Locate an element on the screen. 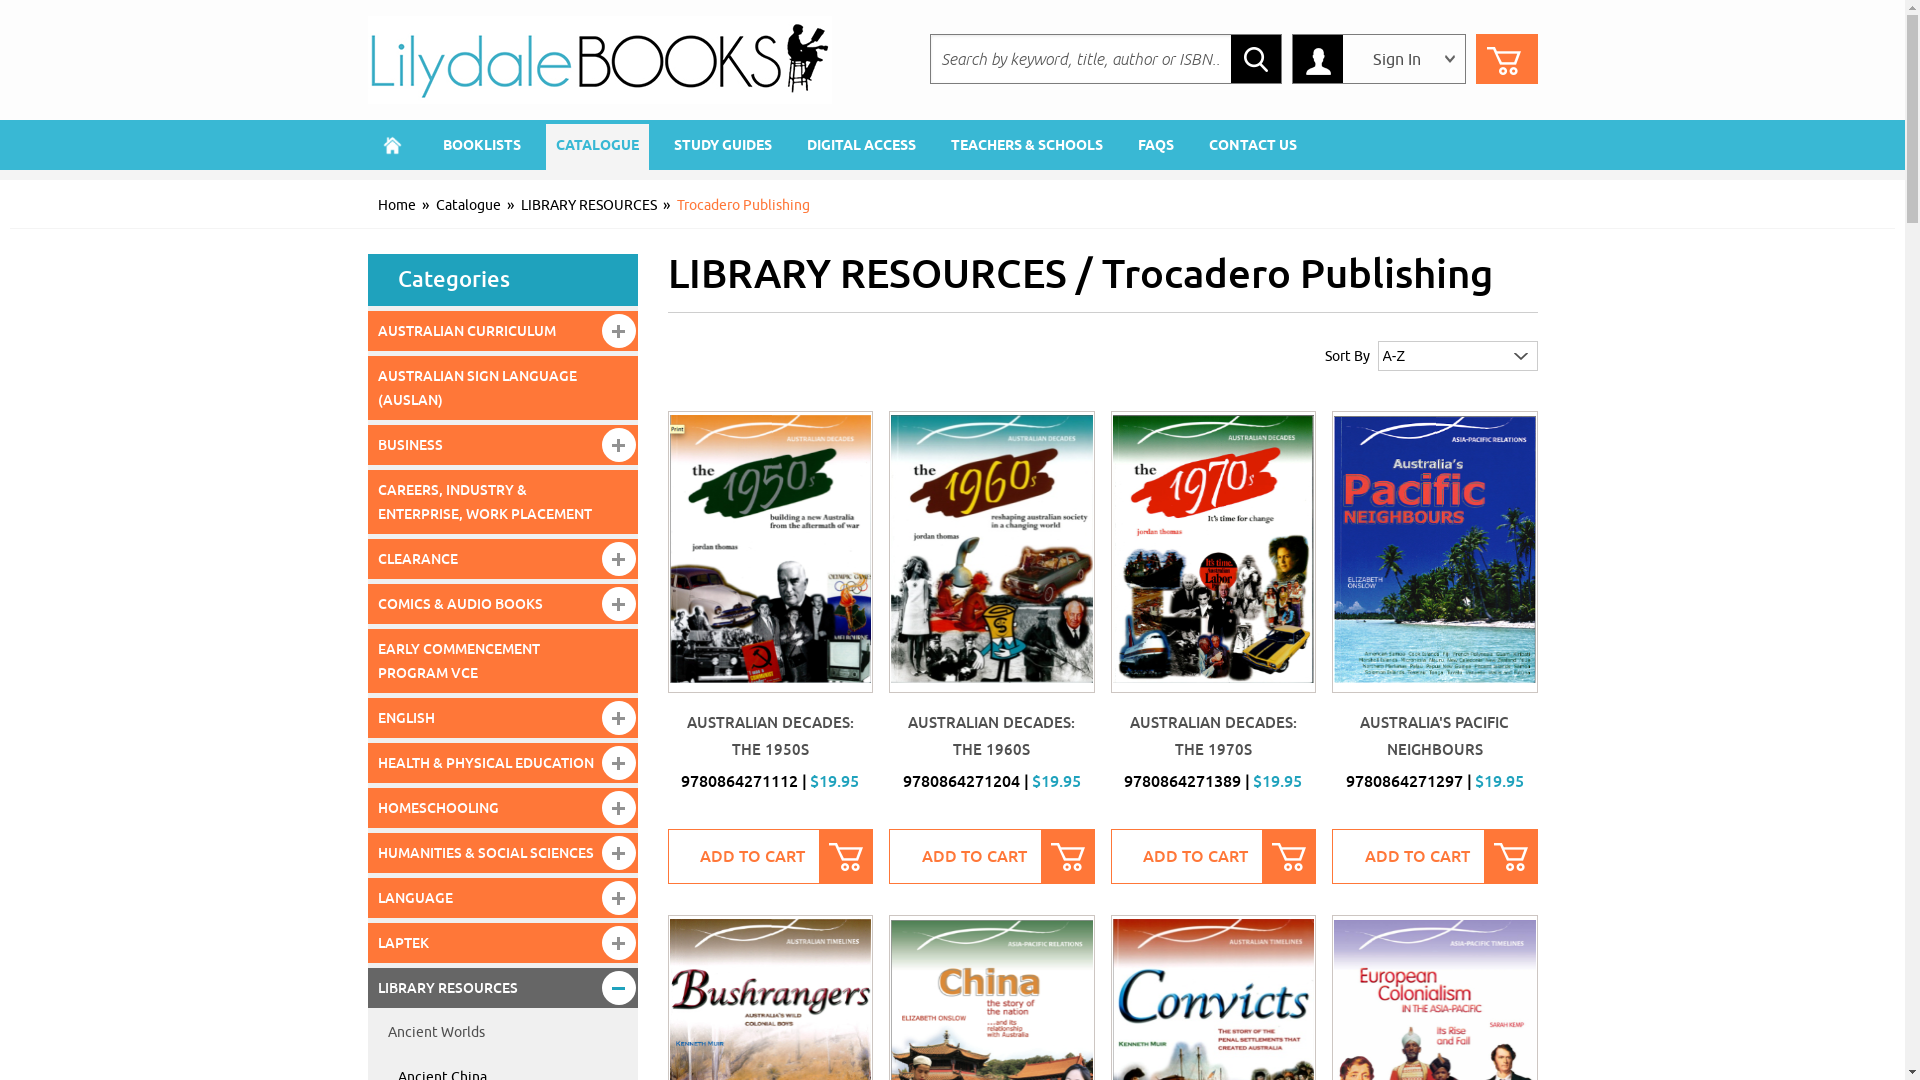 The image size is (1920, 1080). 'LAPTEK' is located at coordinates (503, 942).